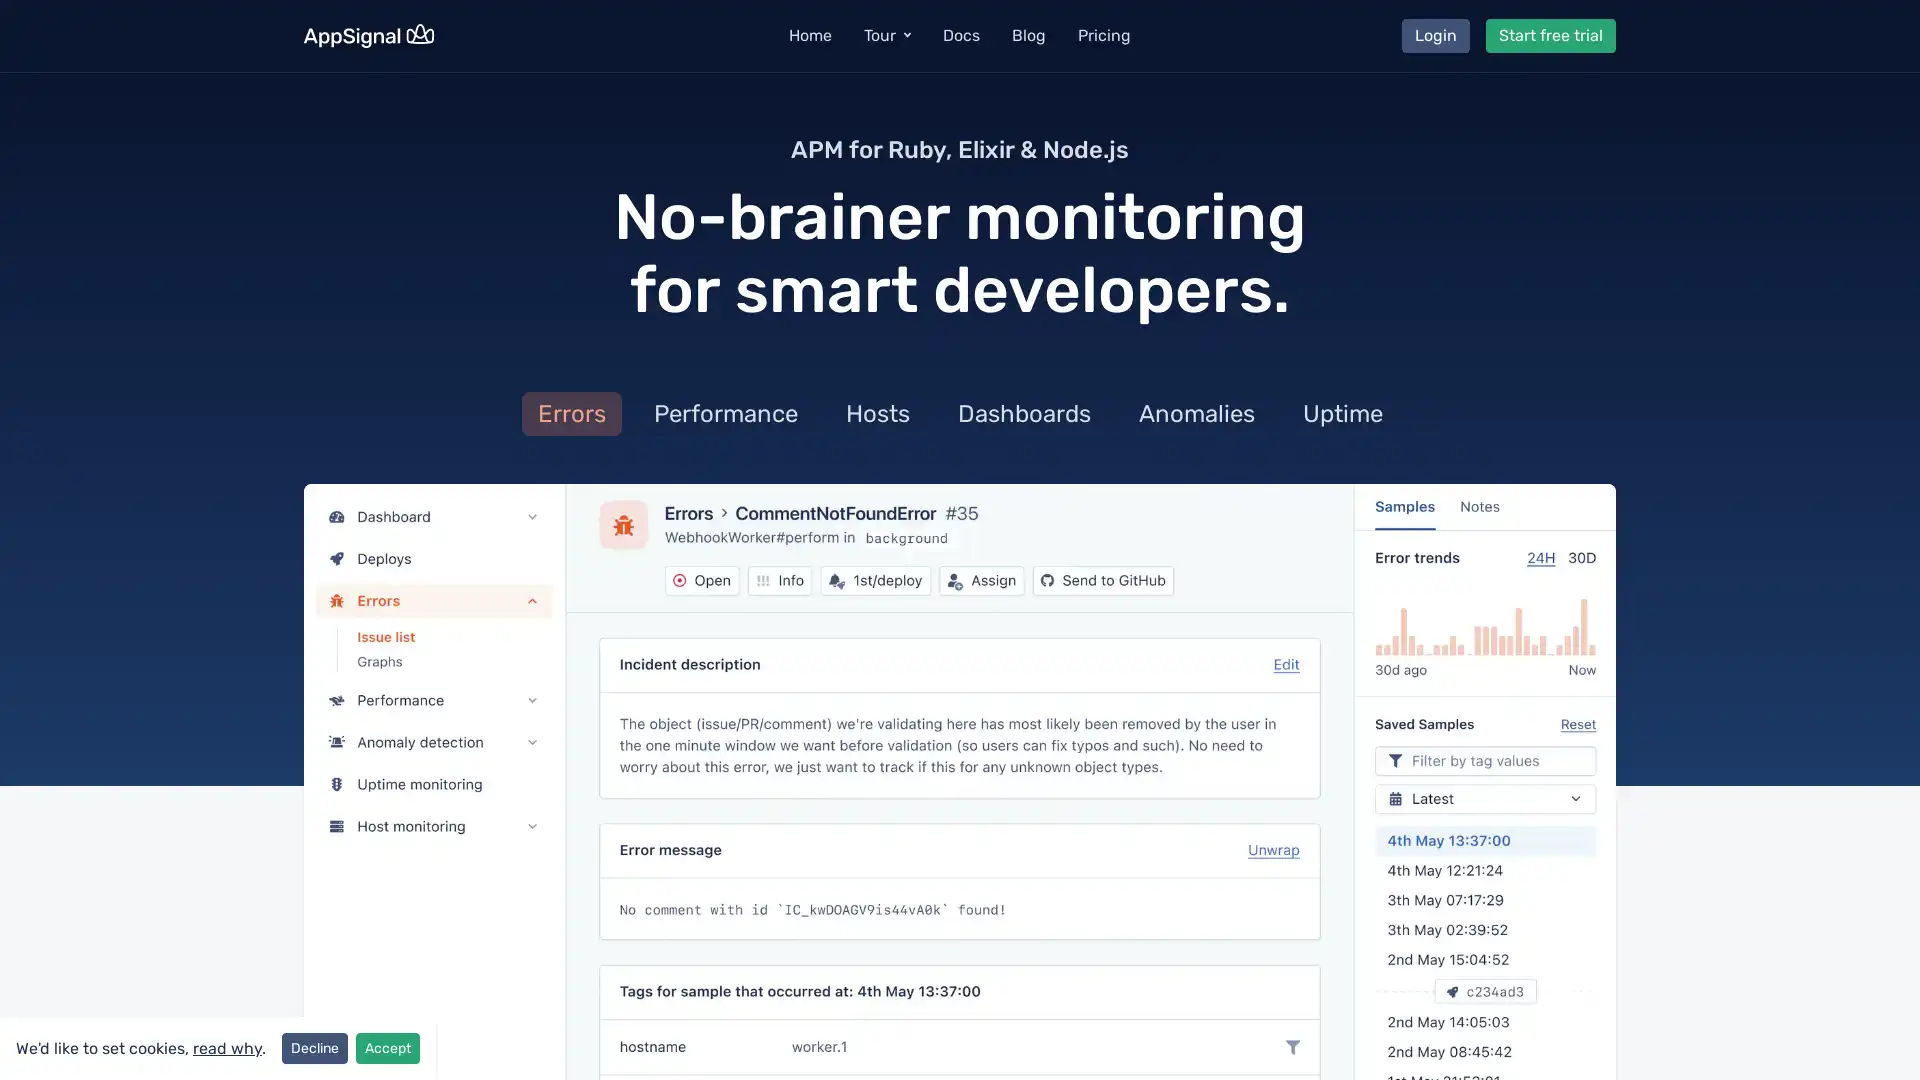  I want to click on Performance, so click(723, 411).